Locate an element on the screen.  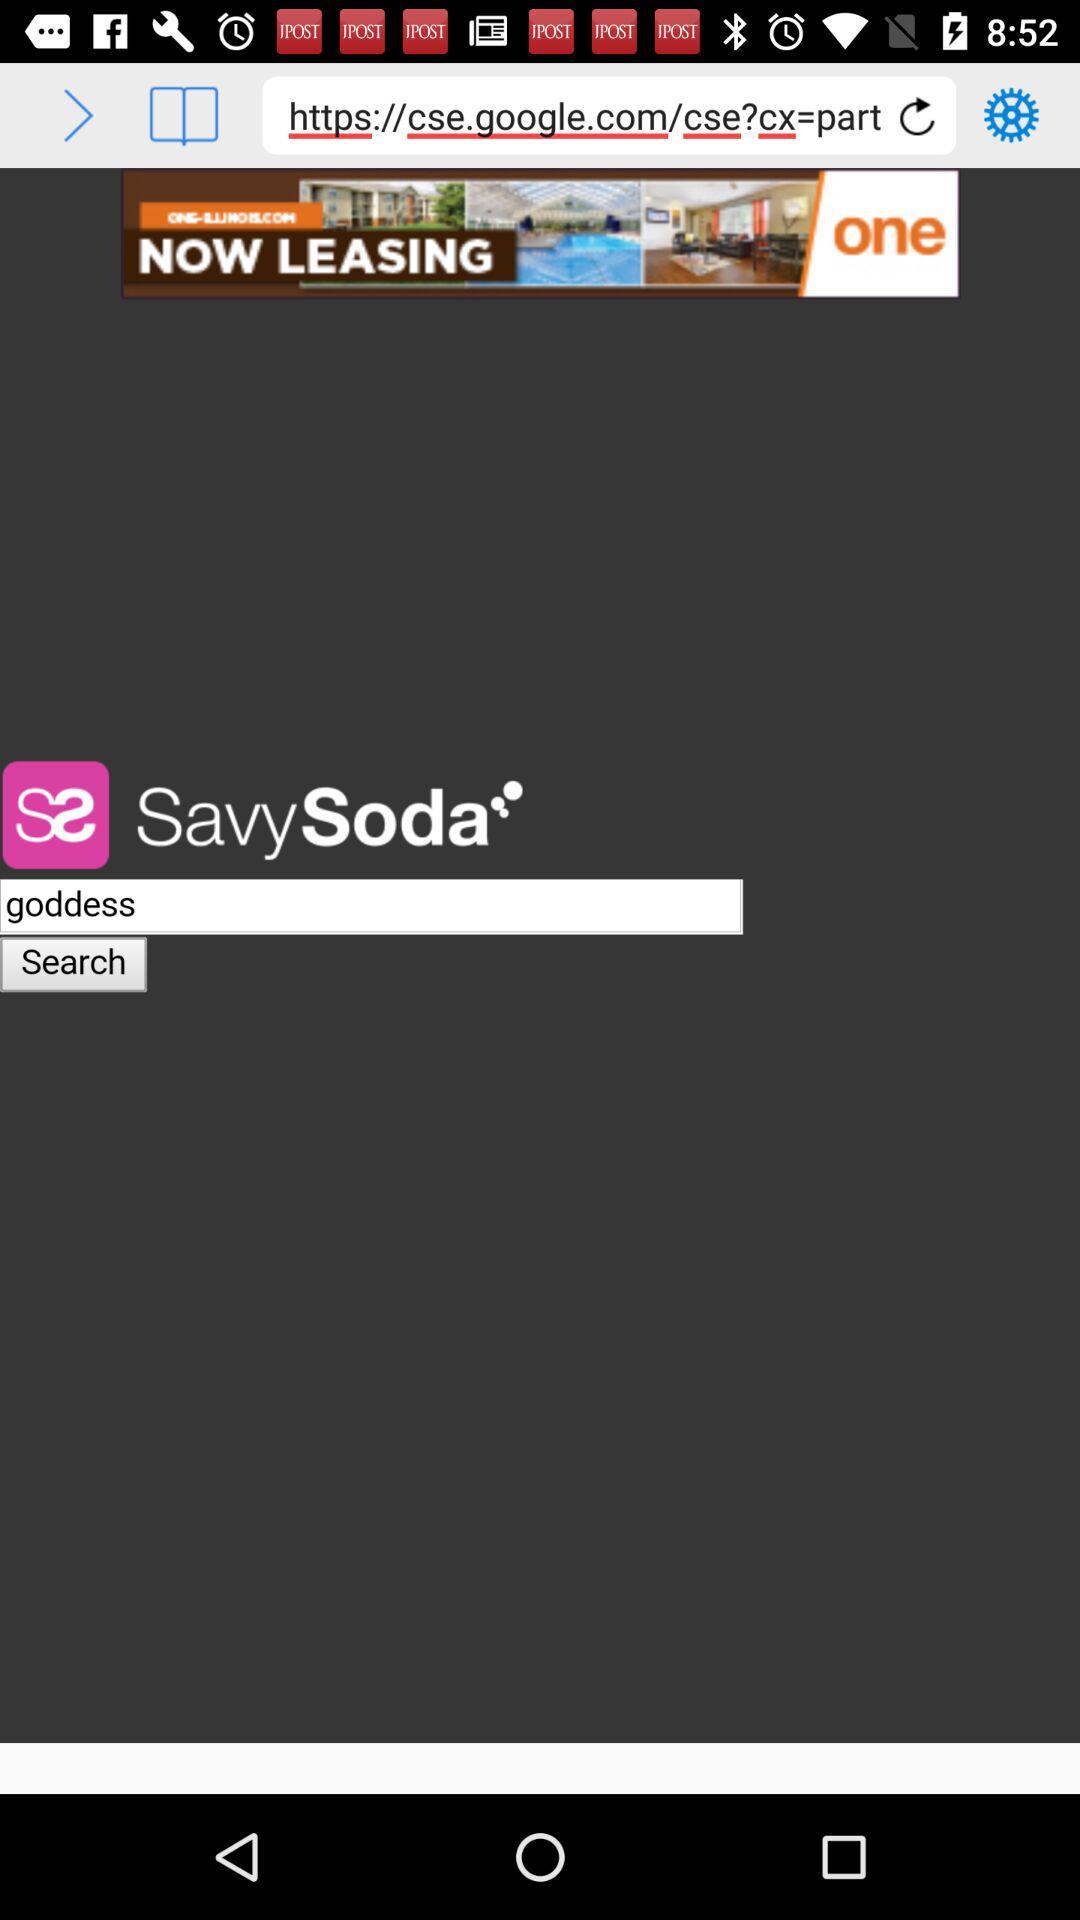
reader view is located at coordinates (183, 114).